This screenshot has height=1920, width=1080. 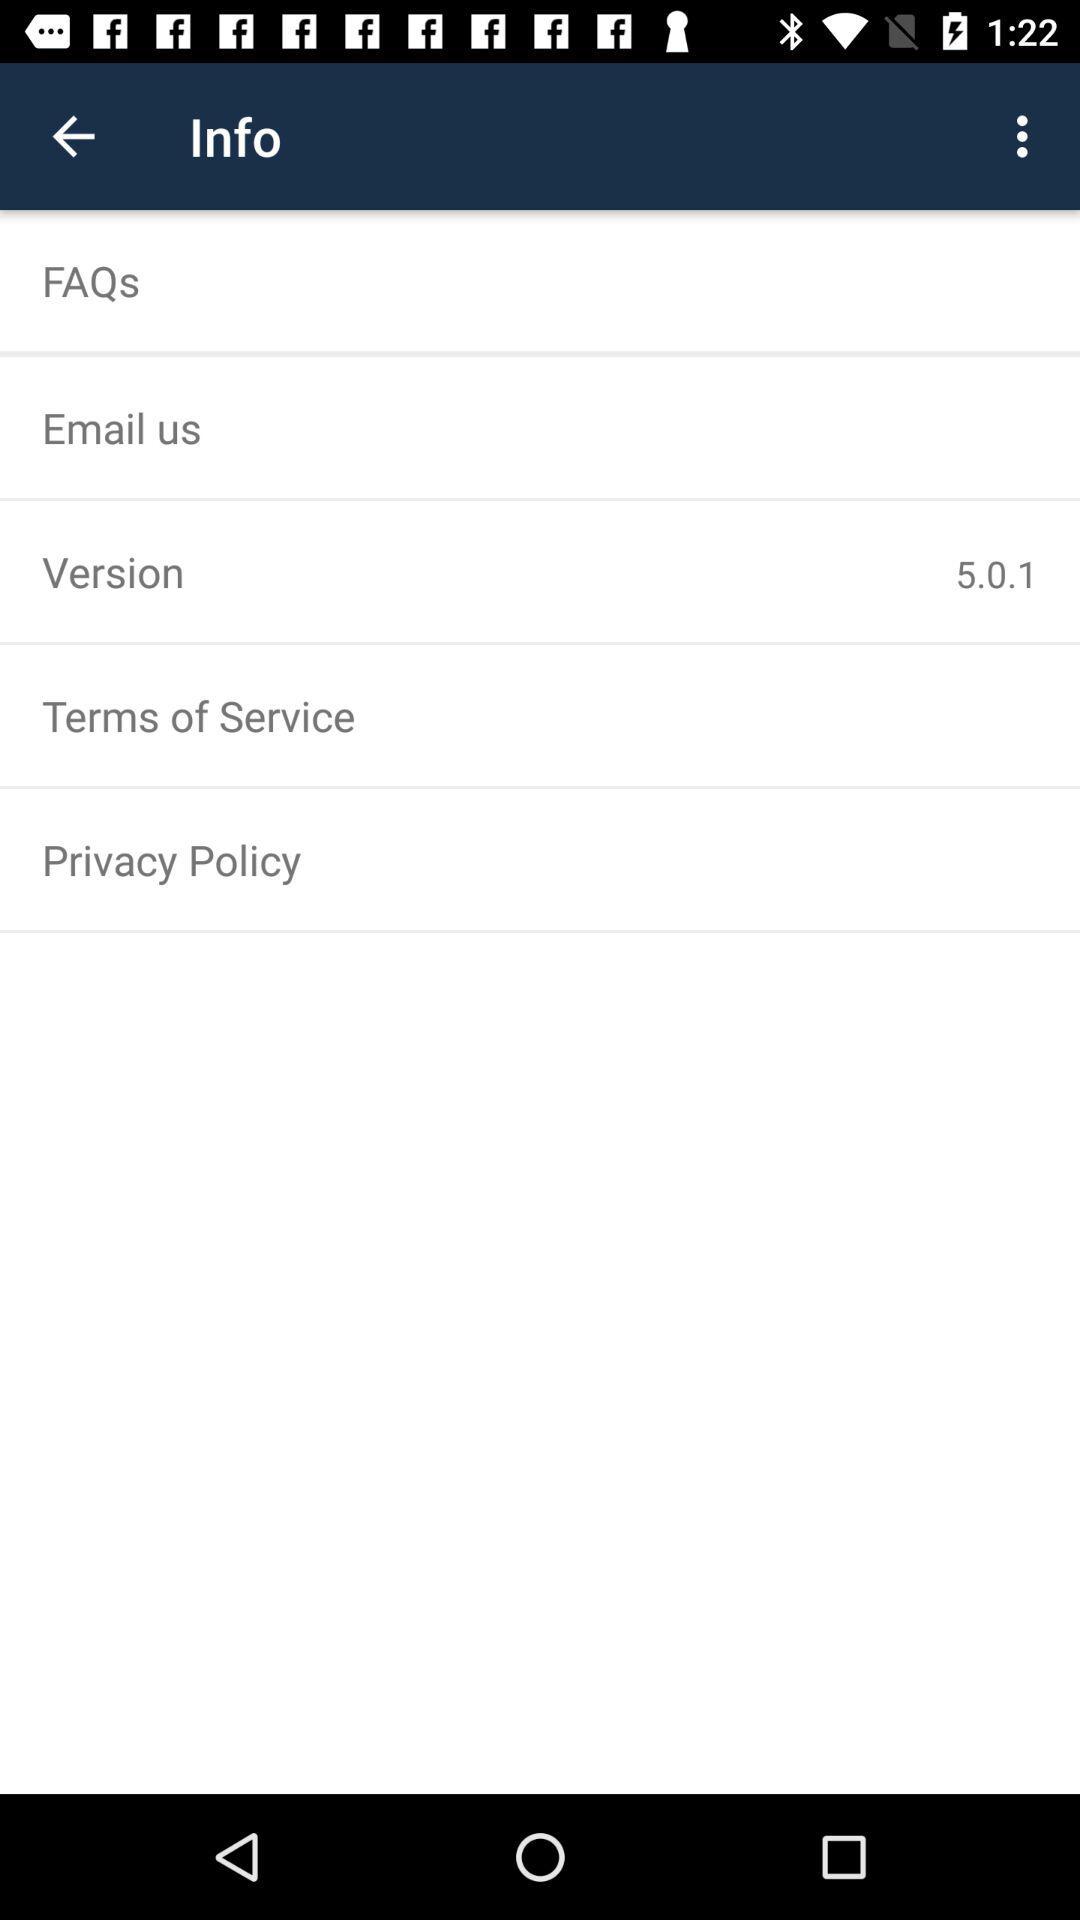 I want to click on the icon above the faqs icon, so click(x=72, y=135).